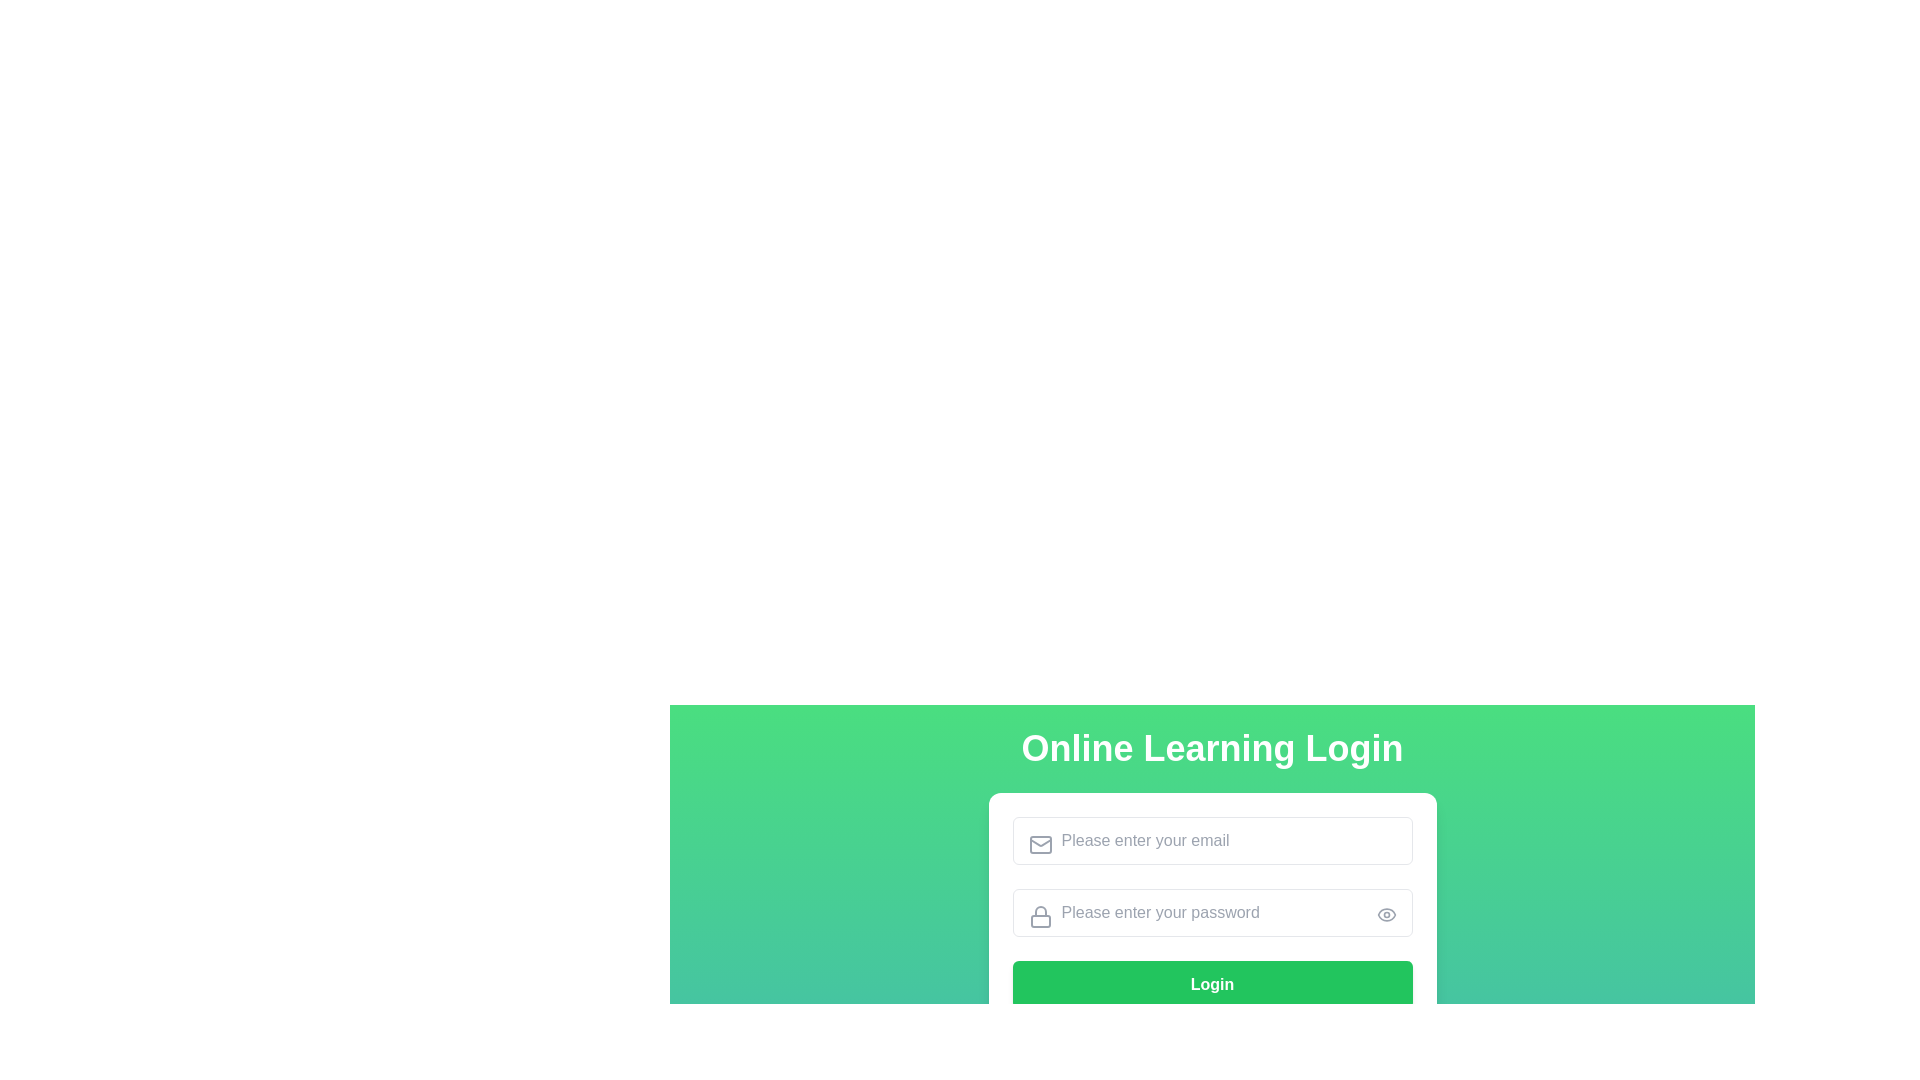 This screenshot has width=1920, height=1080. I want to click on the bold and large white text displaying 'Online Learning Login' located at the top of the central login section, above the login input form, so click(1211, 748).